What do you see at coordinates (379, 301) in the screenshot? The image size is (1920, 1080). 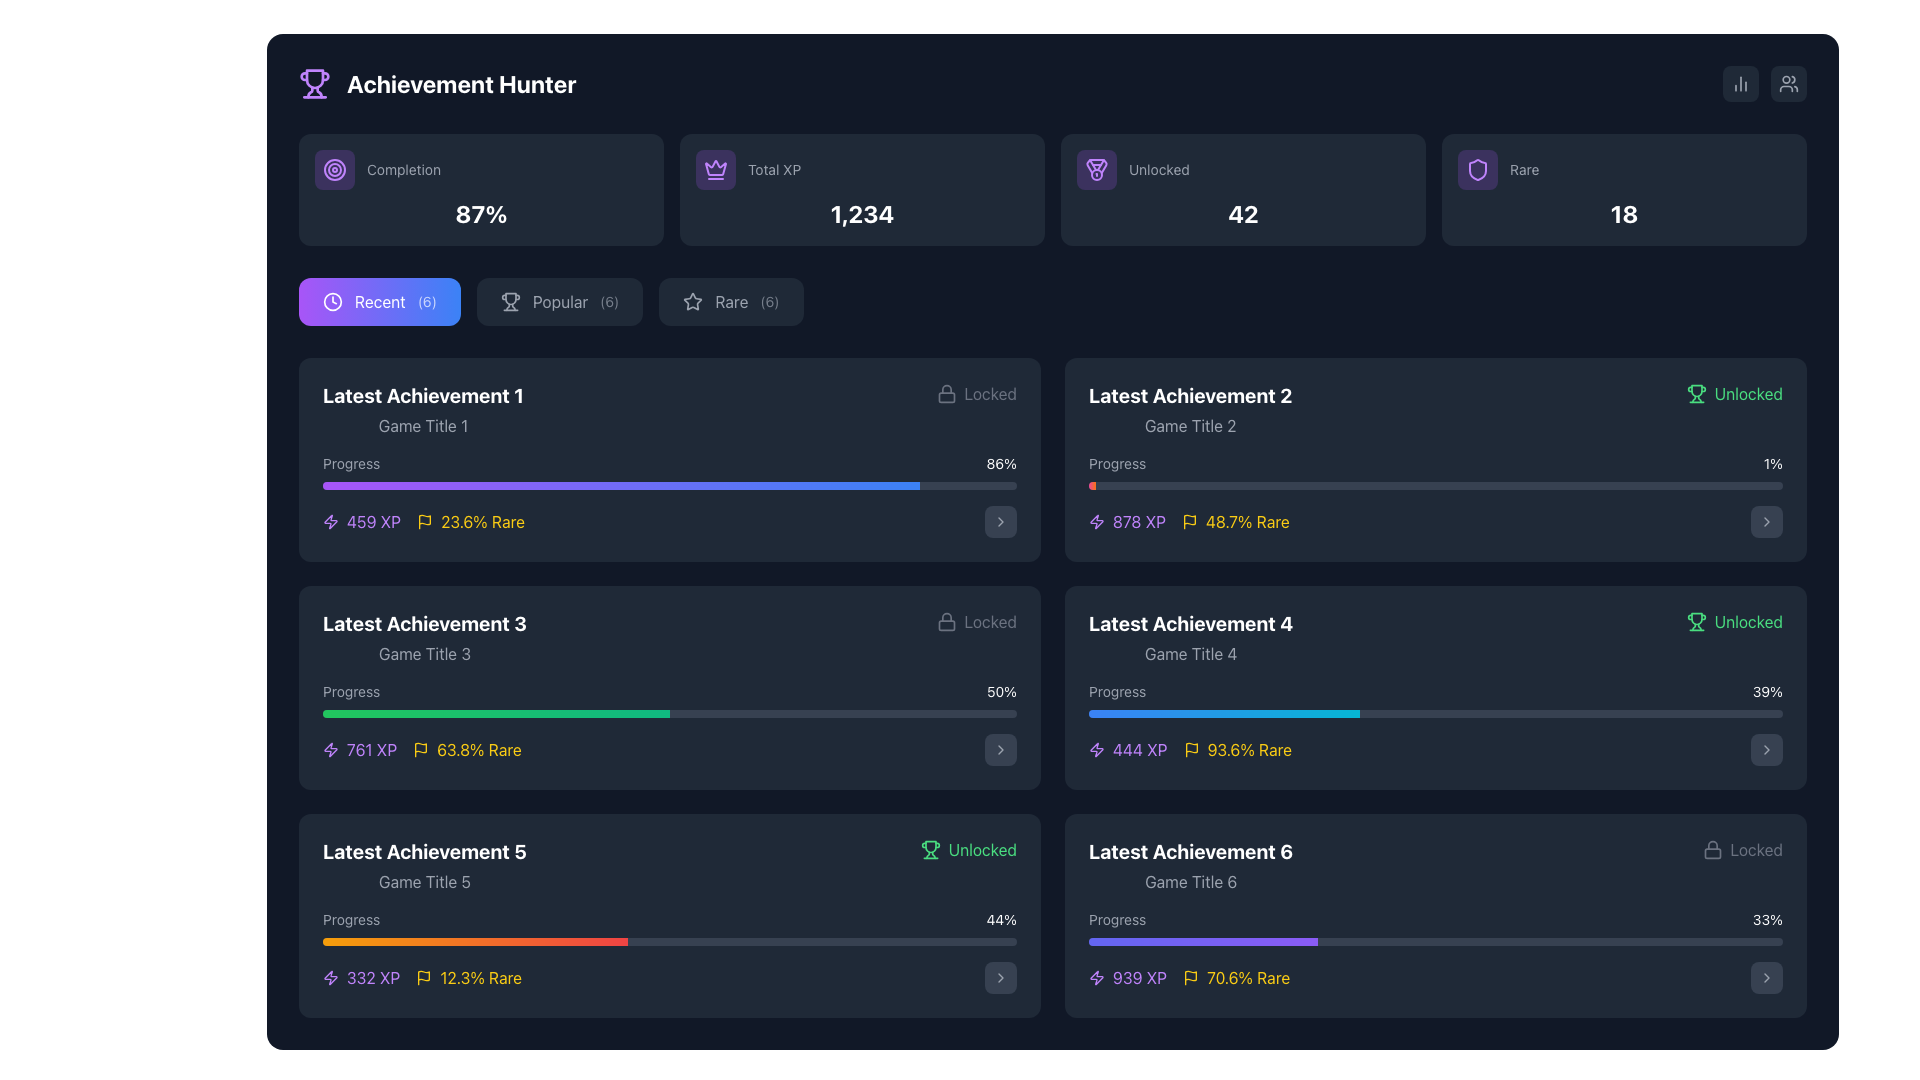 I see `the 'Recent' button with a clock icon on the left and a small '6' in parentheses on the right to filter content` at bounding box center [379, 301].